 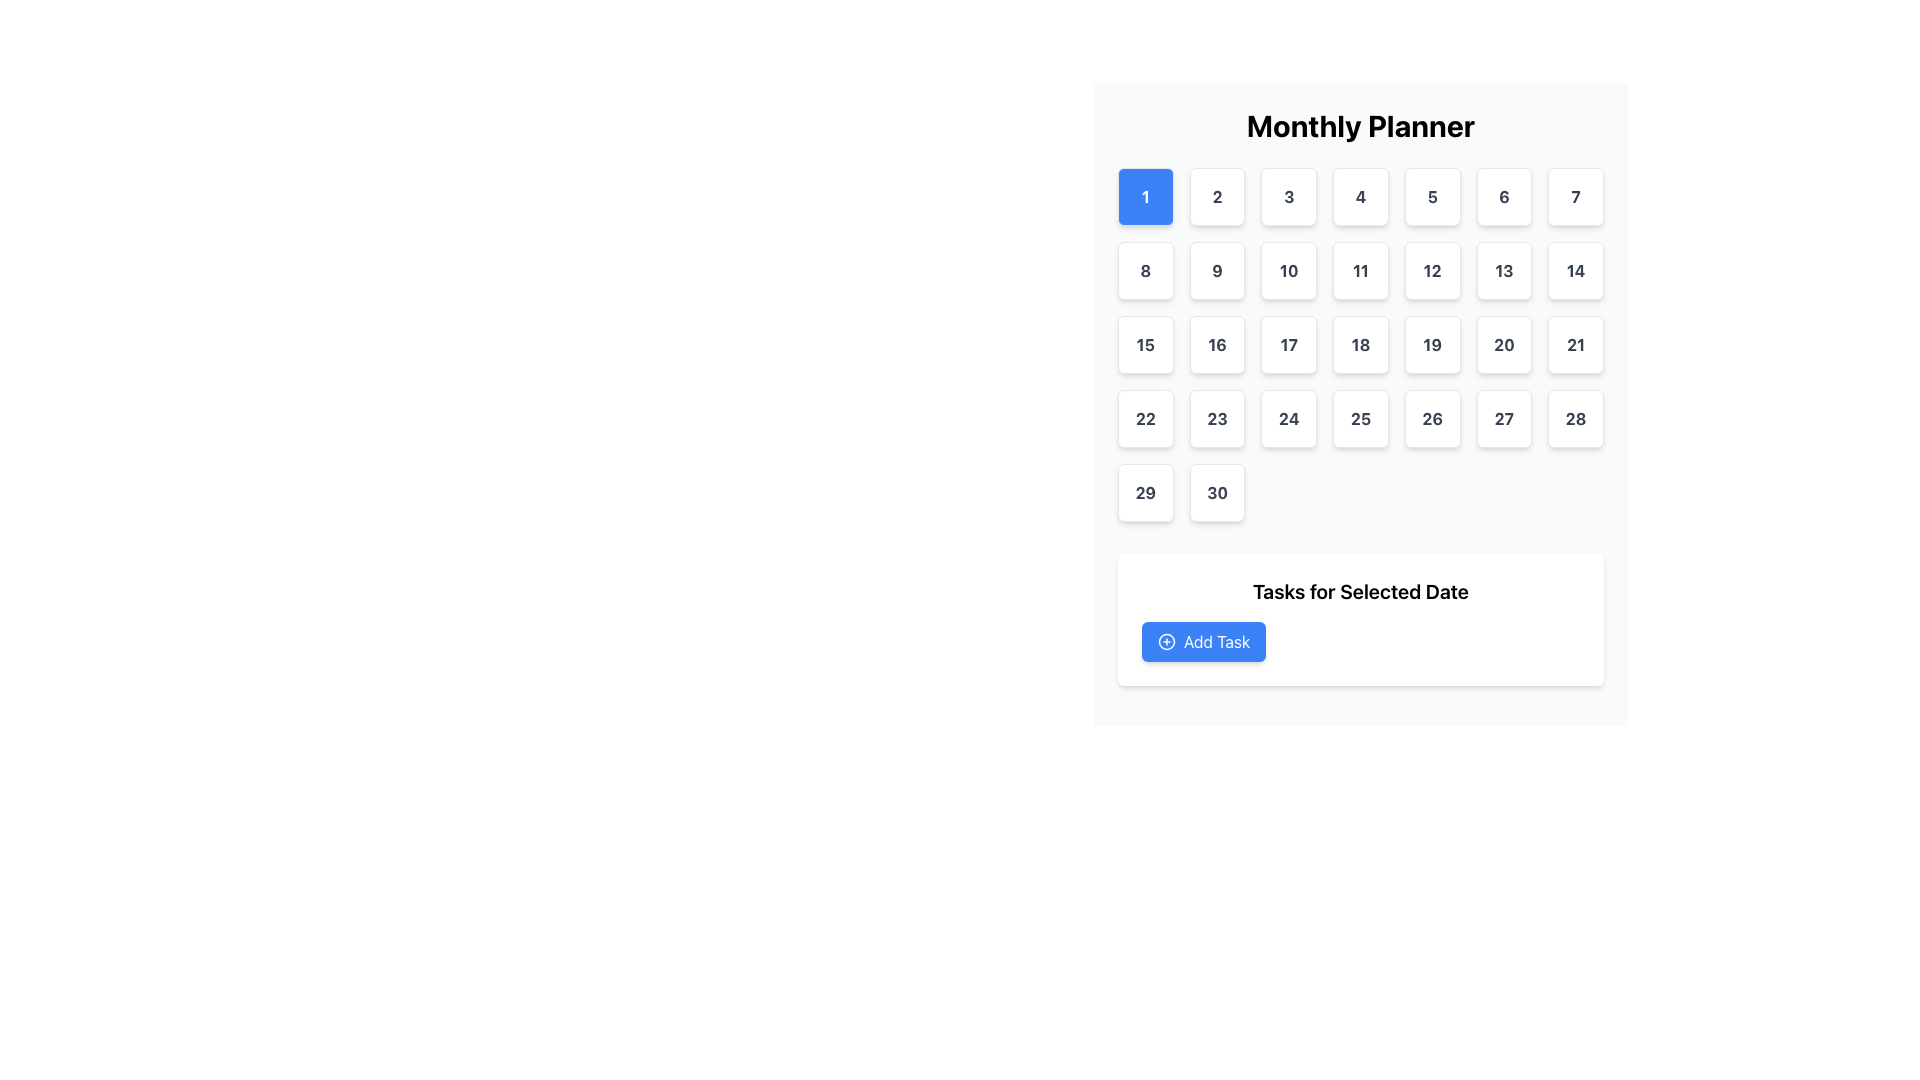 I want to click on the button representing the 11th day in the calendar view, so click(x=1360, y=270).